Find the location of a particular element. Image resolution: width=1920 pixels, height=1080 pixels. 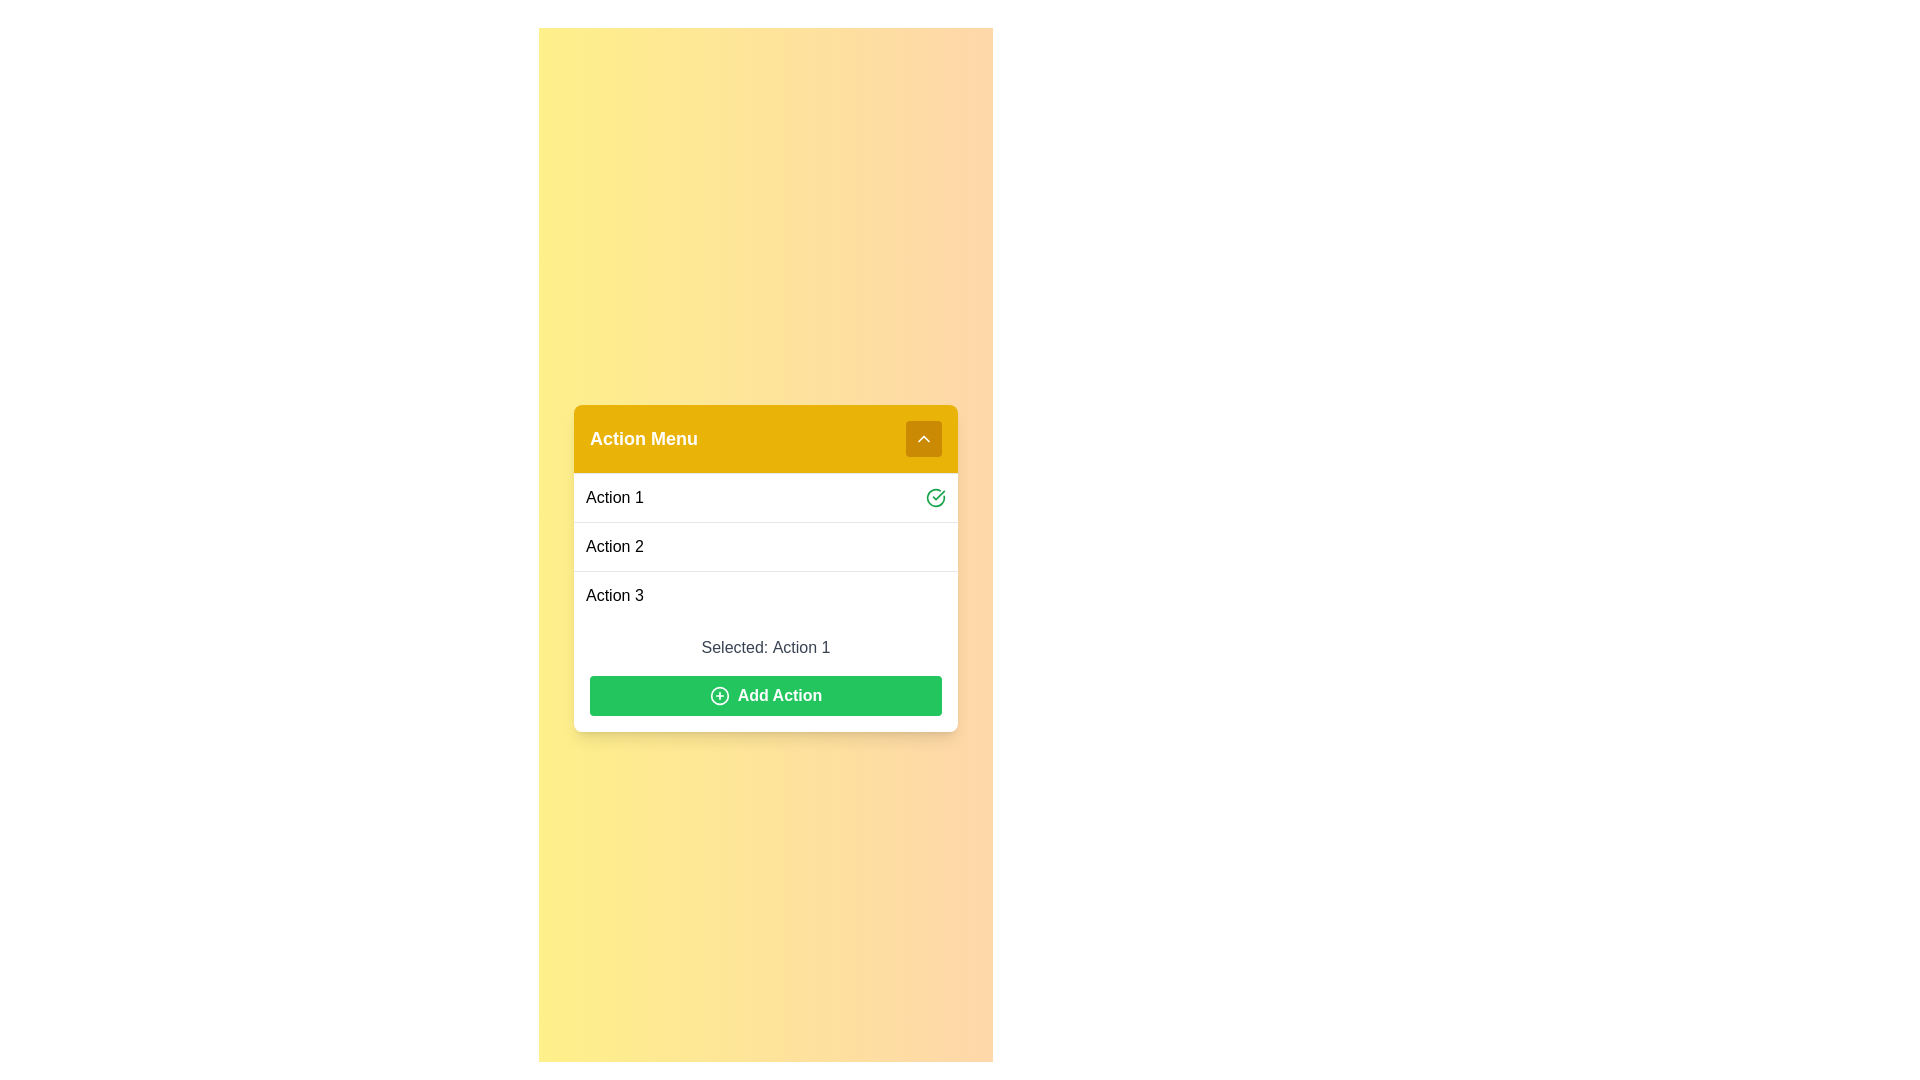

the visual part of the icon located at the center of the 'Add Action' button, which is positioned below the action menu is located at coordinates (719, 695).